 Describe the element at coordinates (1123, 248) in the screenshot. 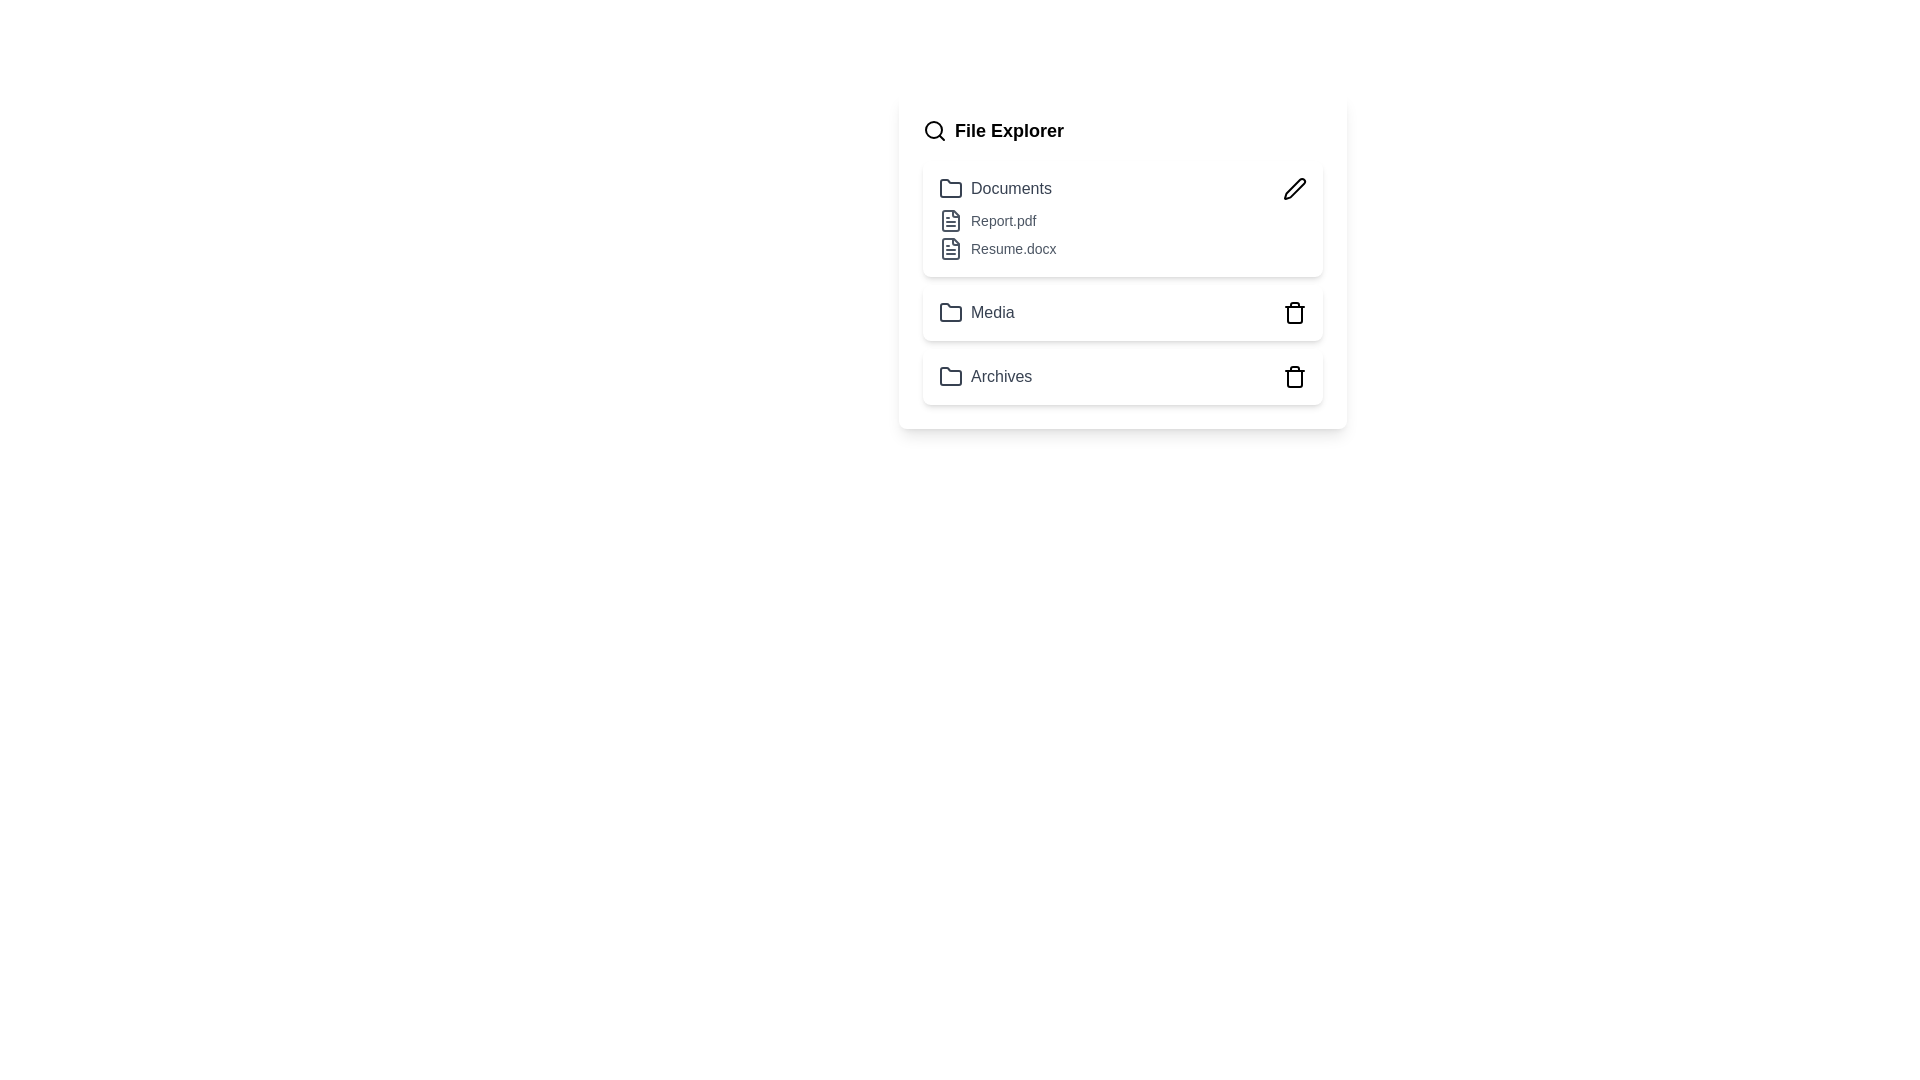

I see `the file entry 'Resume.docx' in the Documents section` at that location.